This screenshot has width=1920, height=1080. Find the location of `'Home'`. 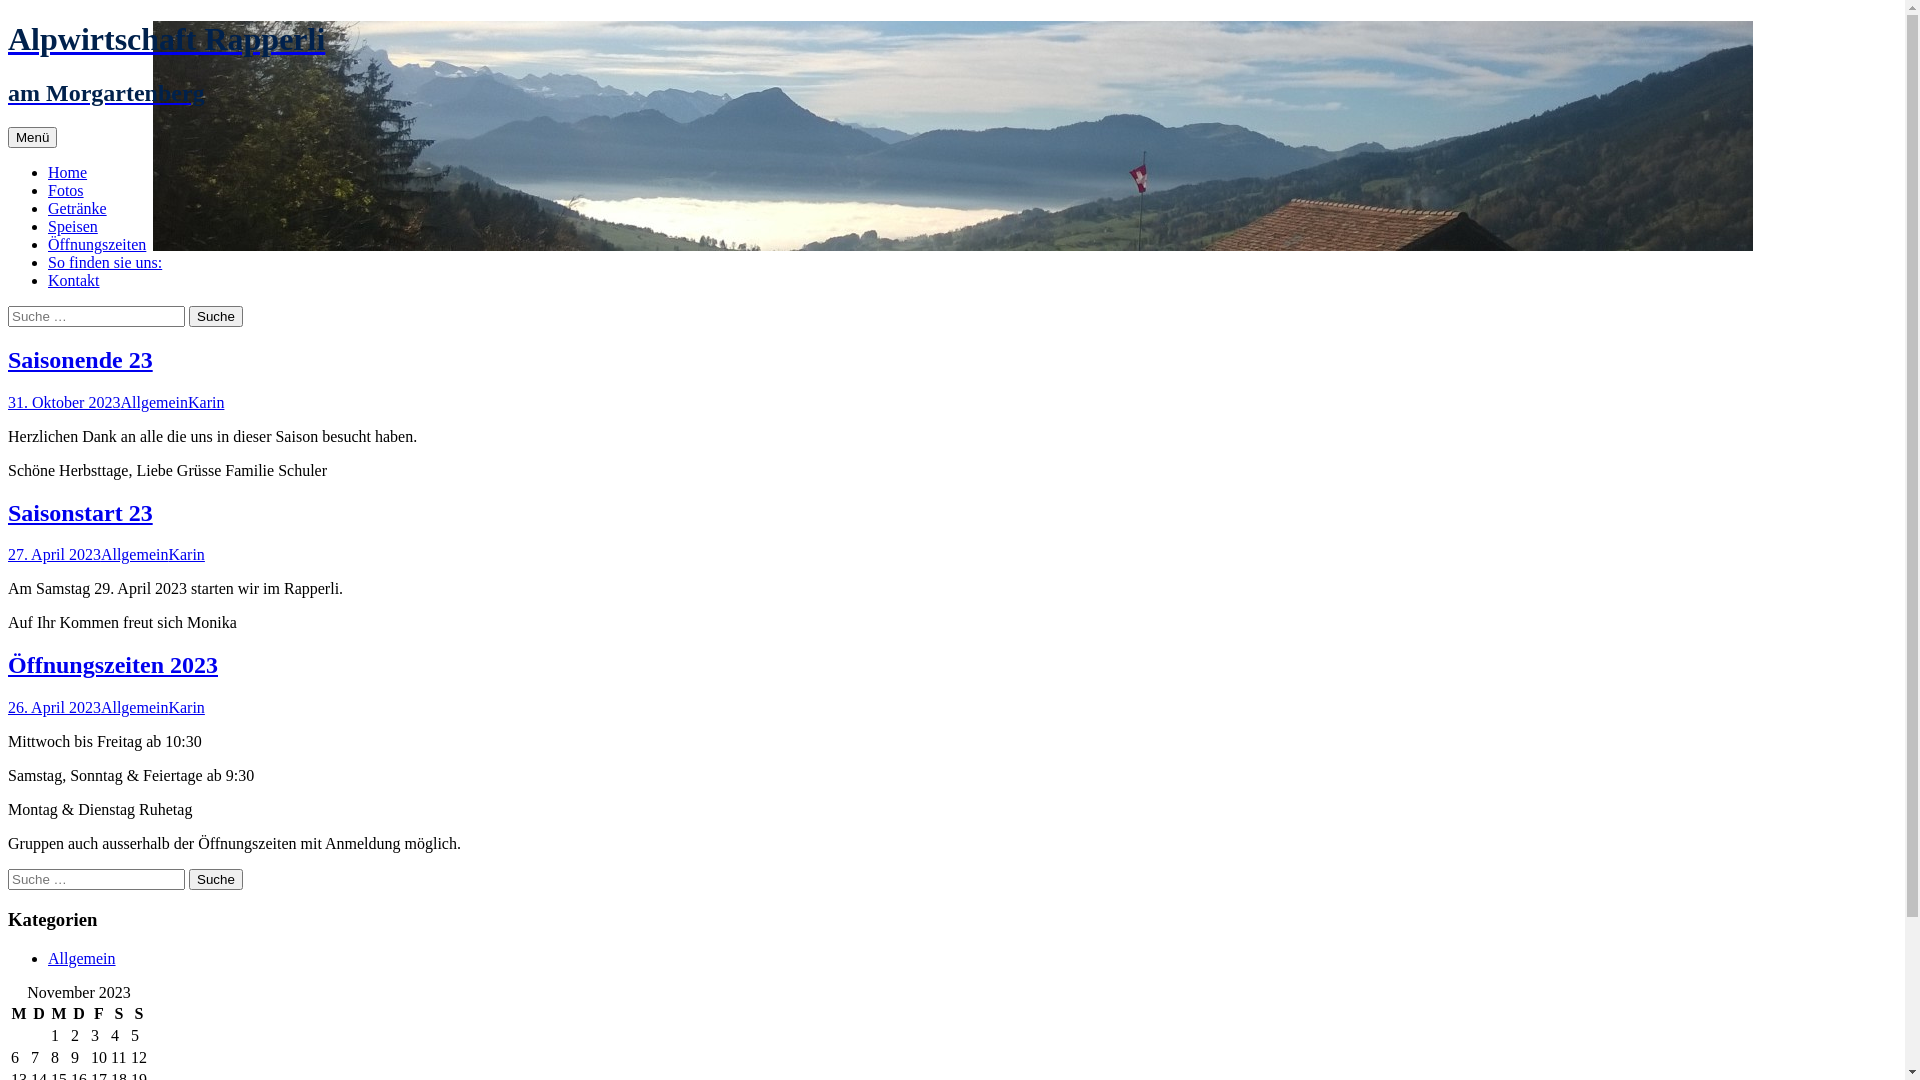

'Home' is located at coordinates (67, 171).